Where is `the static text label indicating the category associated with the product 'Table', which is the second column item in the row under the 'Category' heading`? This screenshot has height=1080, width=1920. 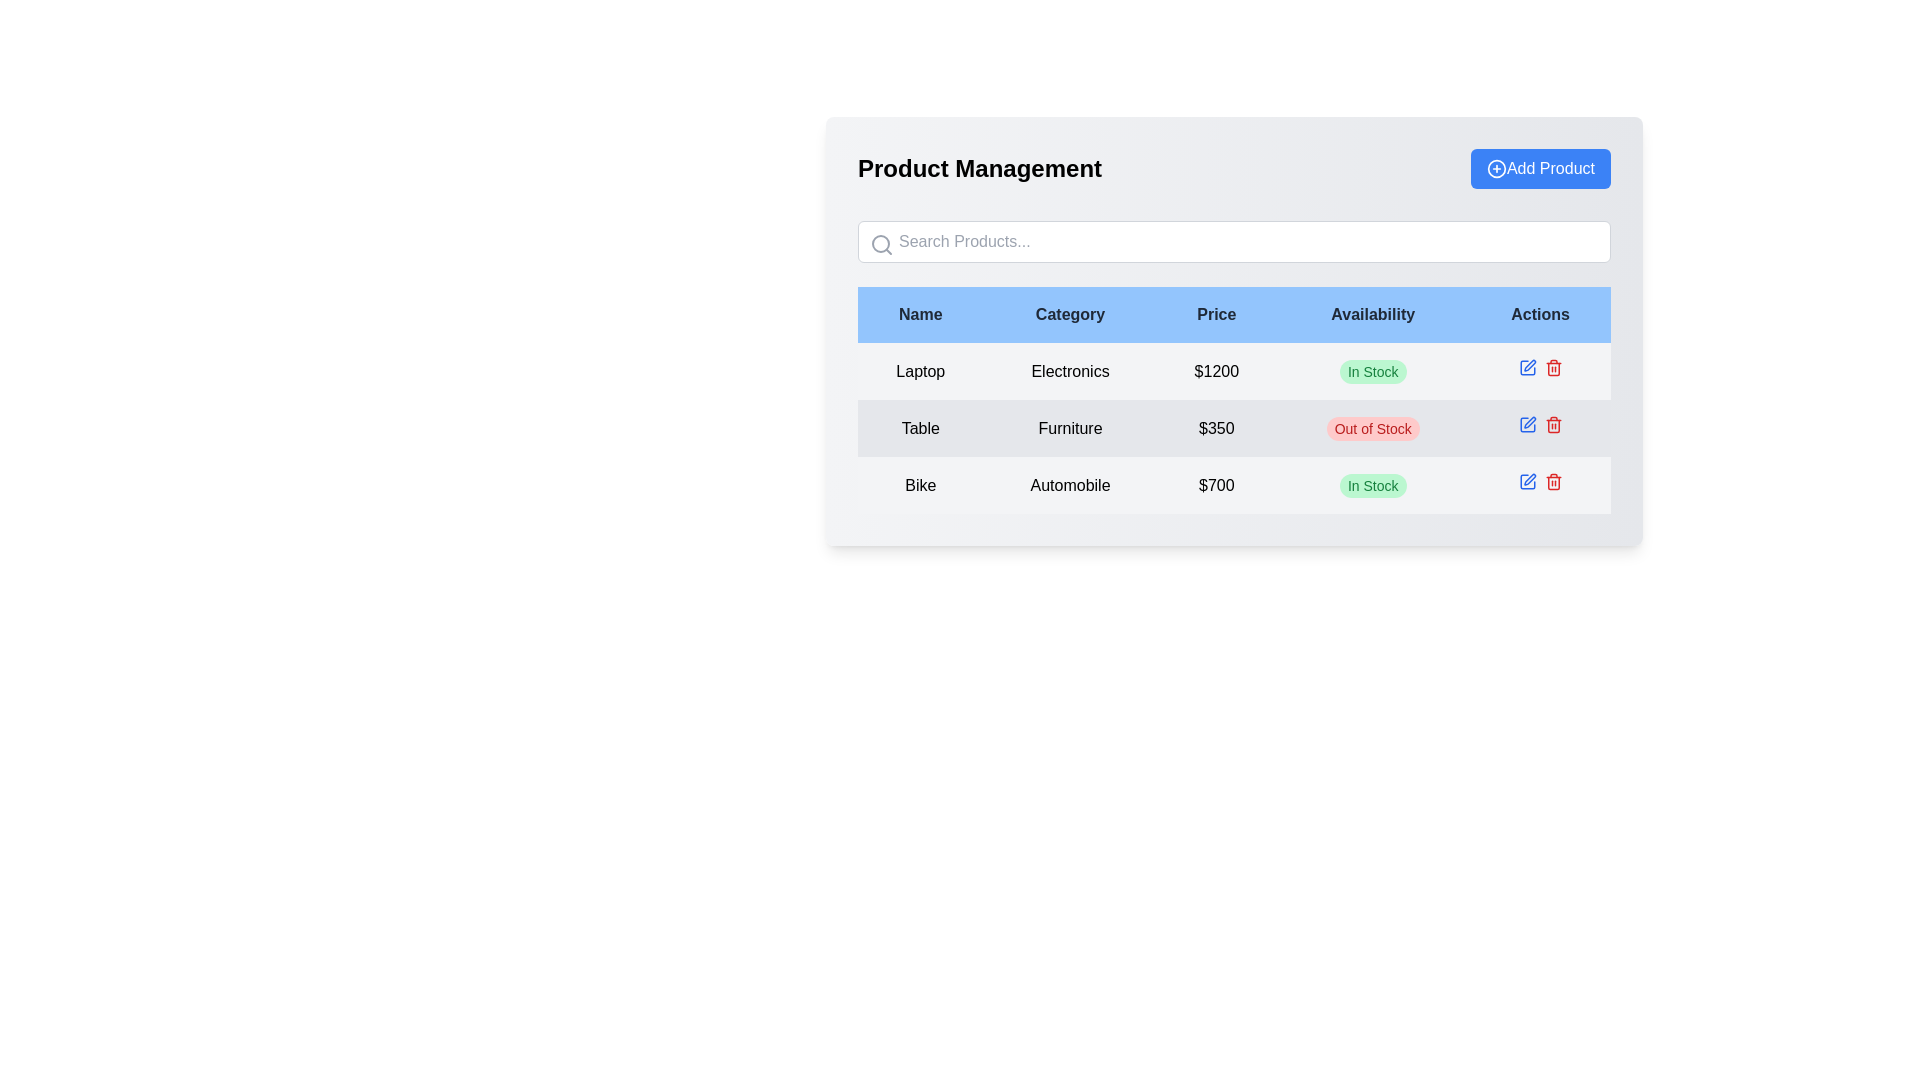 the static text label indicating the category associated with the product 'Table', which is the second column item in the row under the 'Category' heading is located at coordinates (1069, 427).